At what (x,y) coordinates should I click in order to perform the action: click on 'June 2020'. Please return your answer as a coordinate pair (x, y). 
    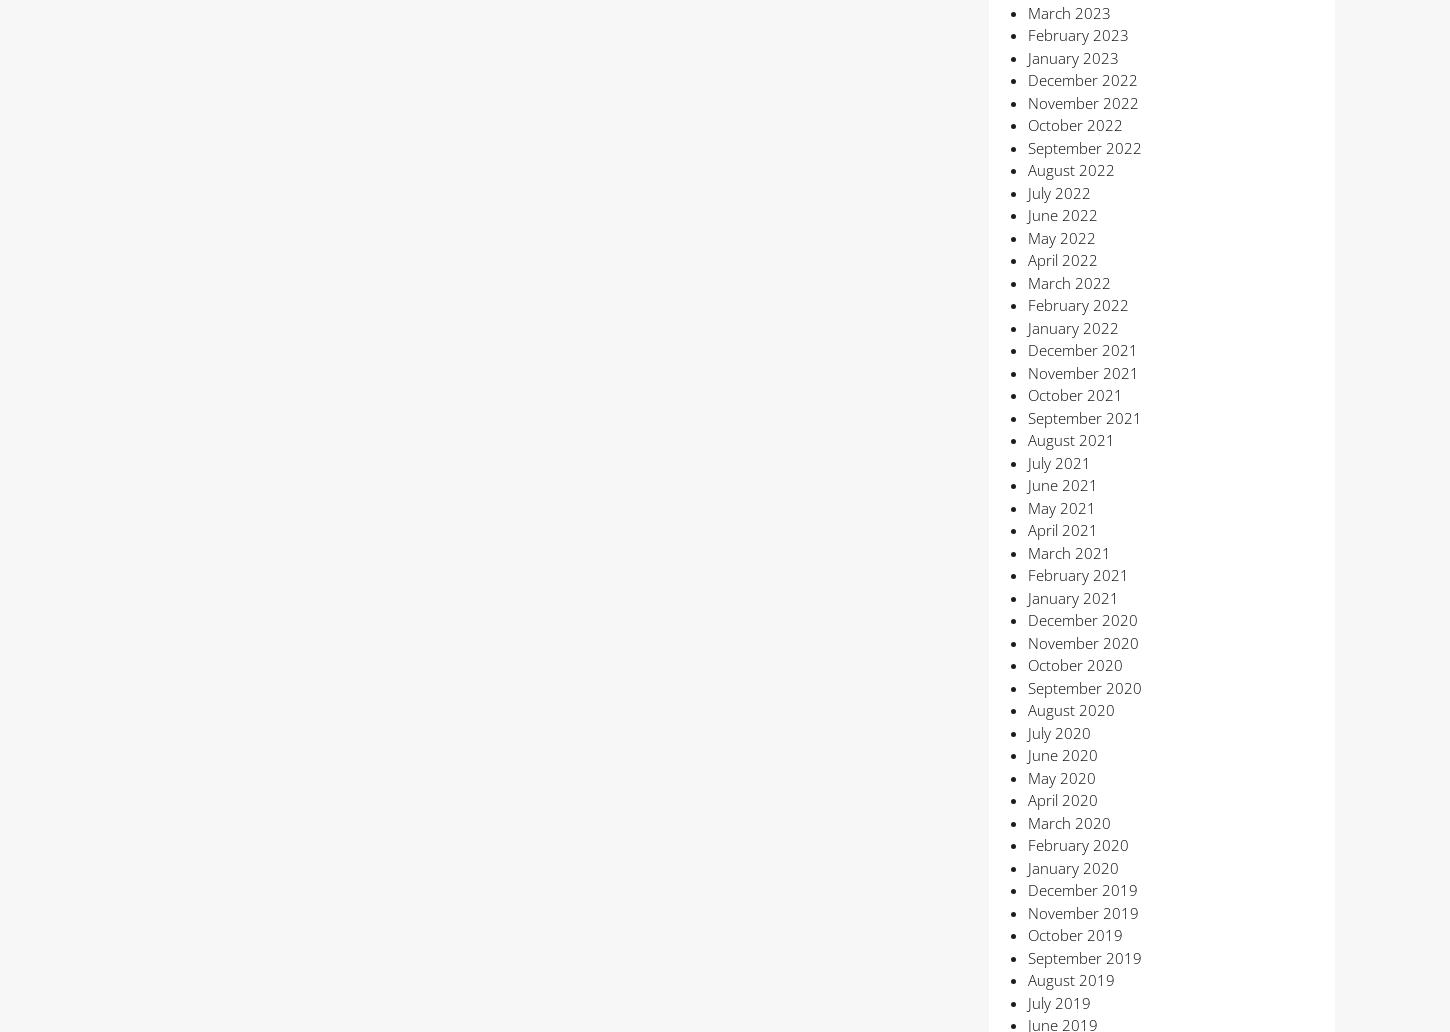
    Looking at the image, I should click on (1027, 754).